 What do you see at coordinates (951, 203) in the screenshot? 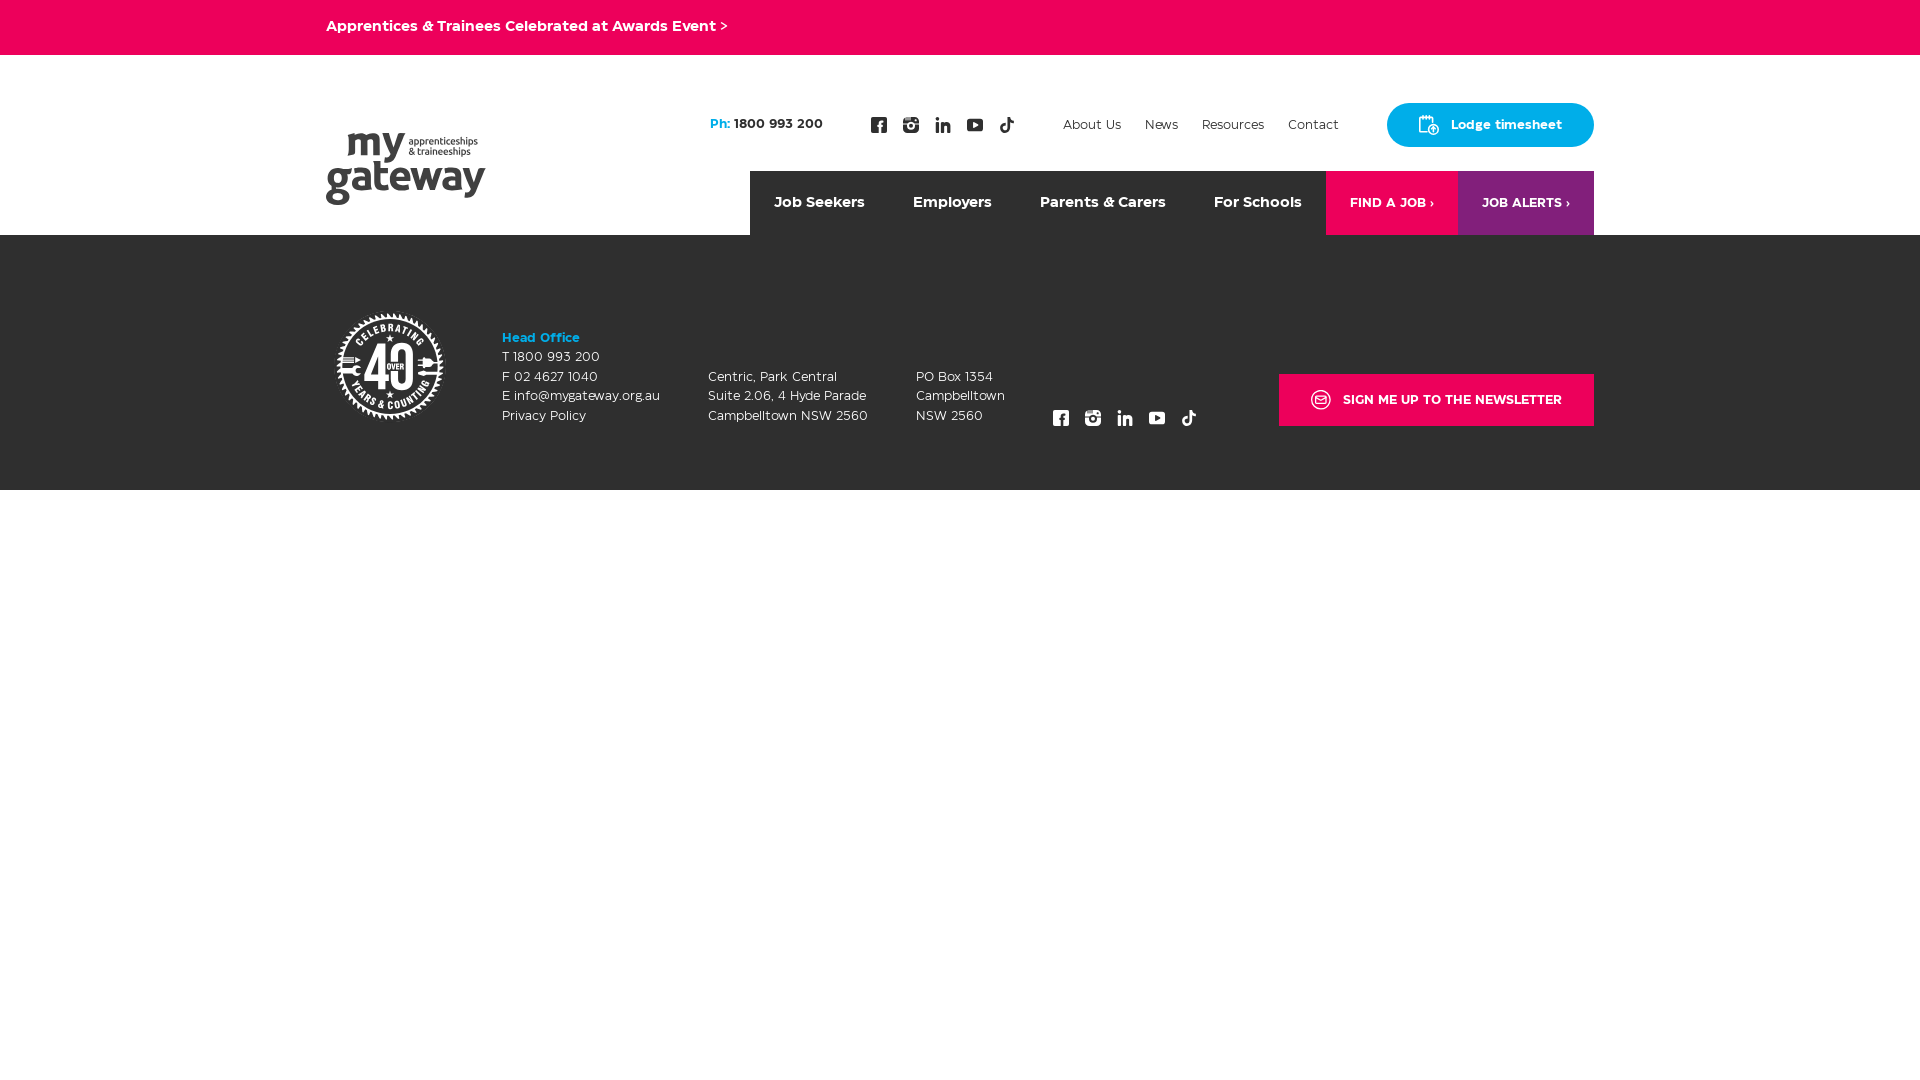
I see `'Employers'` at bounding box center [951, 203].